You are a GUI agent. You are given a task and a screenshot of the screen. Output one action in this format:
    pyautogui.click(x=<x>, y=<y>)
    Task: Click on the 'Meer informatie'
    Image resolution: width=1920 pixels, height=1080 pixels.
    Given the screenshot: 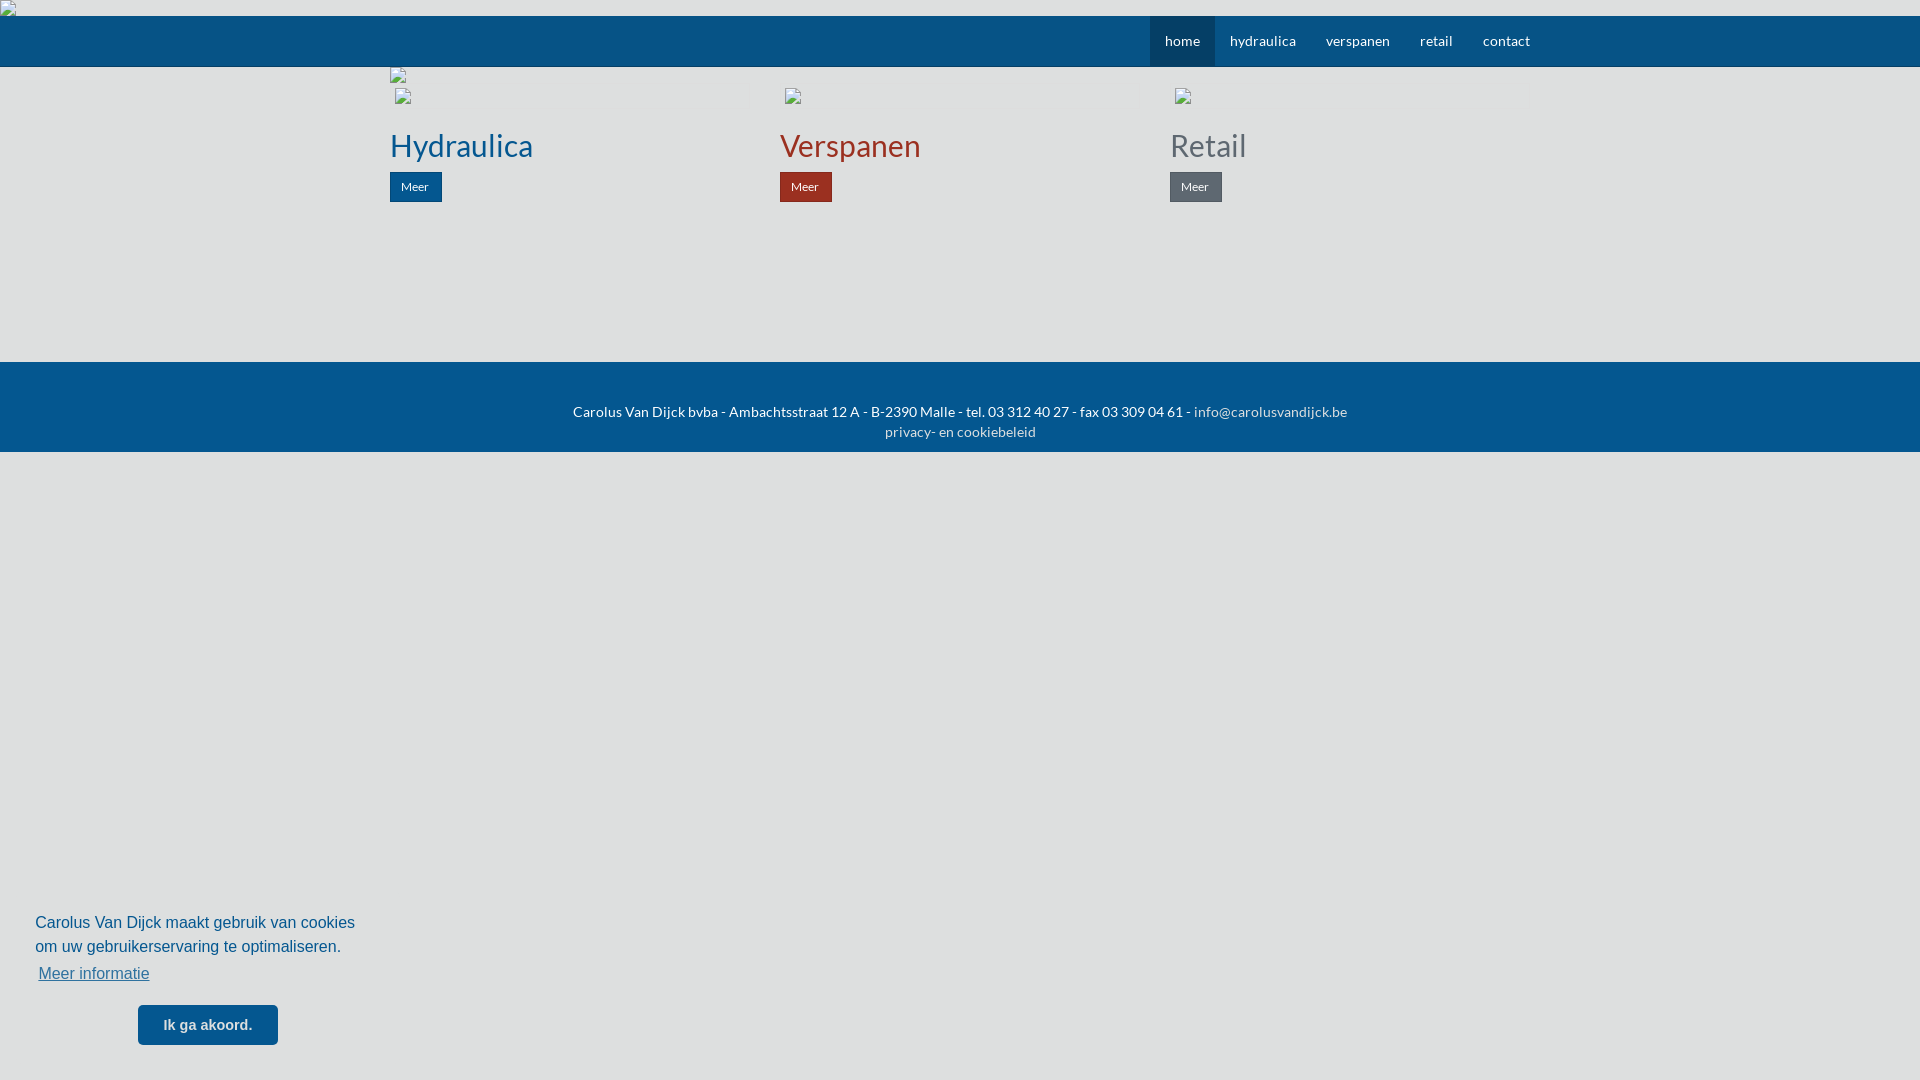 What is the action you would take?
    pyautogui.click(x=93, y=973)
    